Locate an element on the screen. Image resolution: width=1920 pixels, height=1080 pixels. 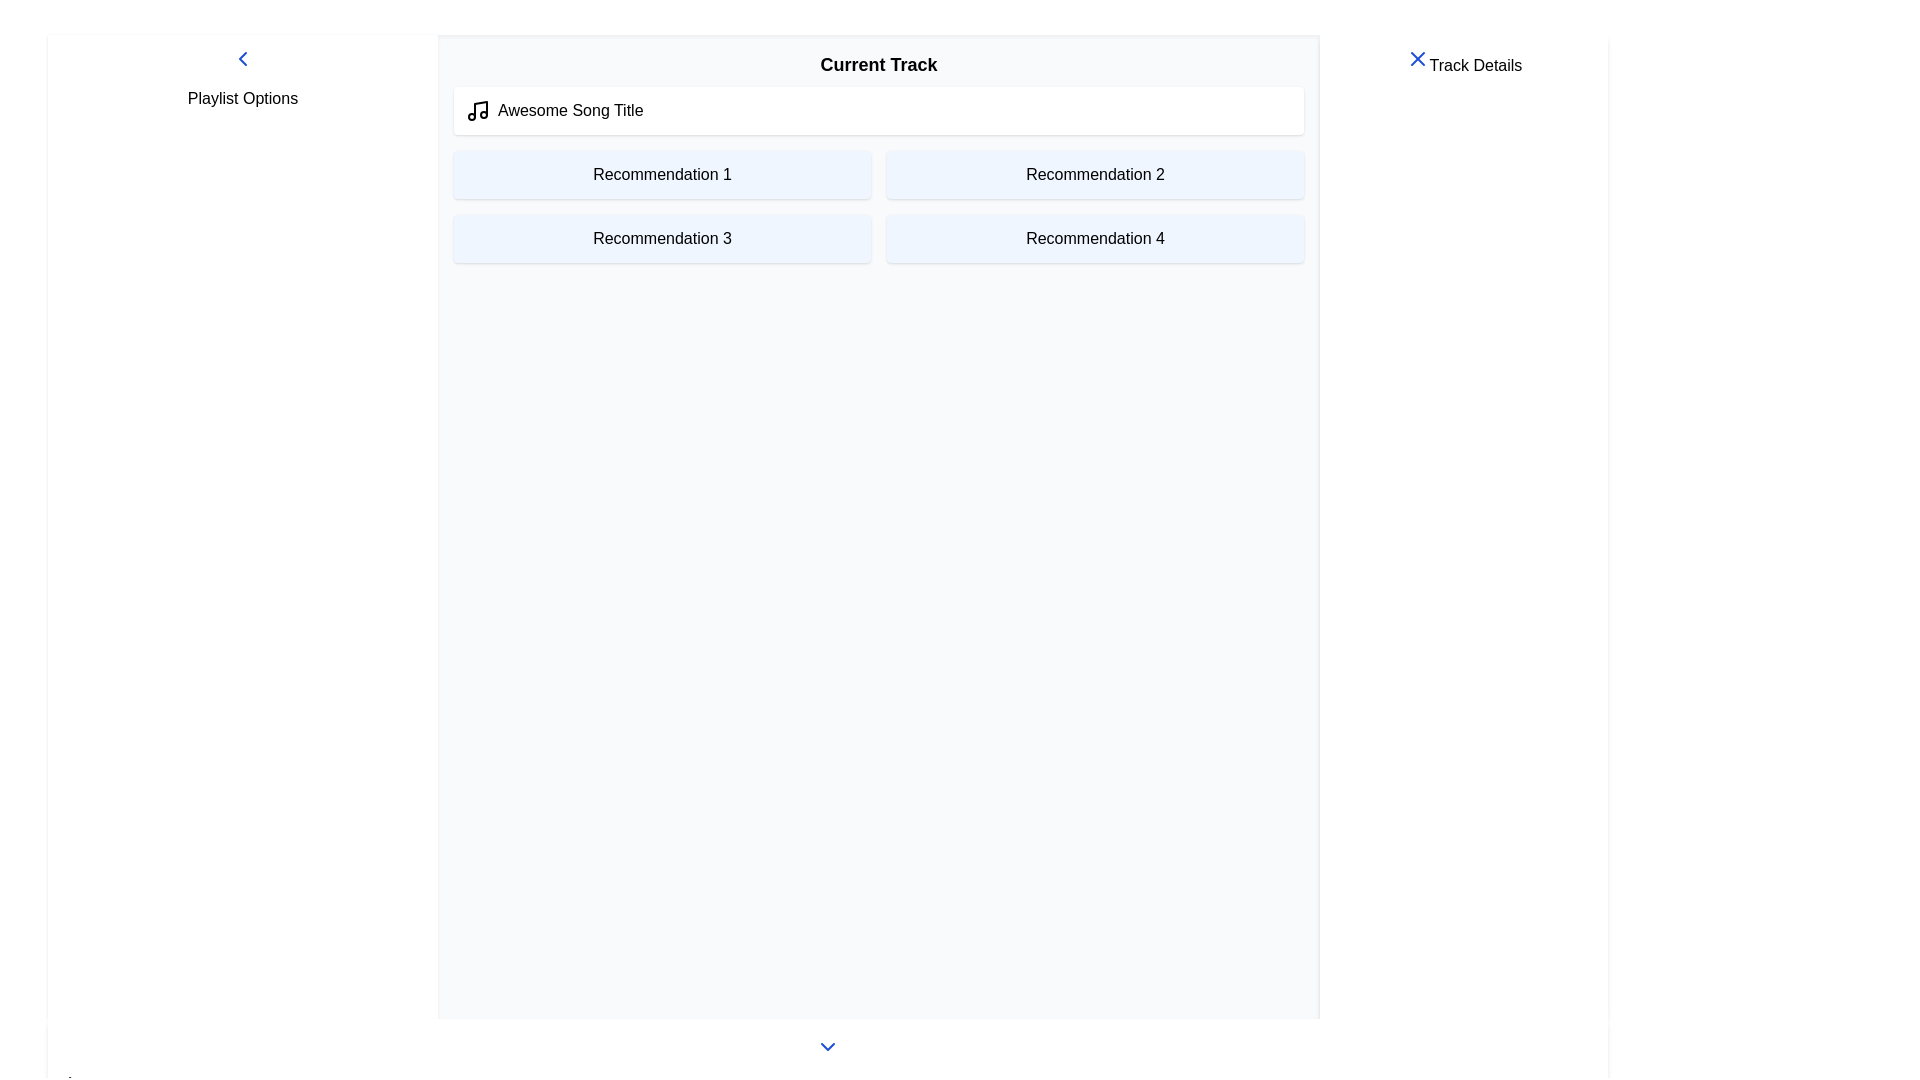
the blue 'X' icon button located at the top-right corner of the 'Track Details' card is located at coordinates (1416, 57).